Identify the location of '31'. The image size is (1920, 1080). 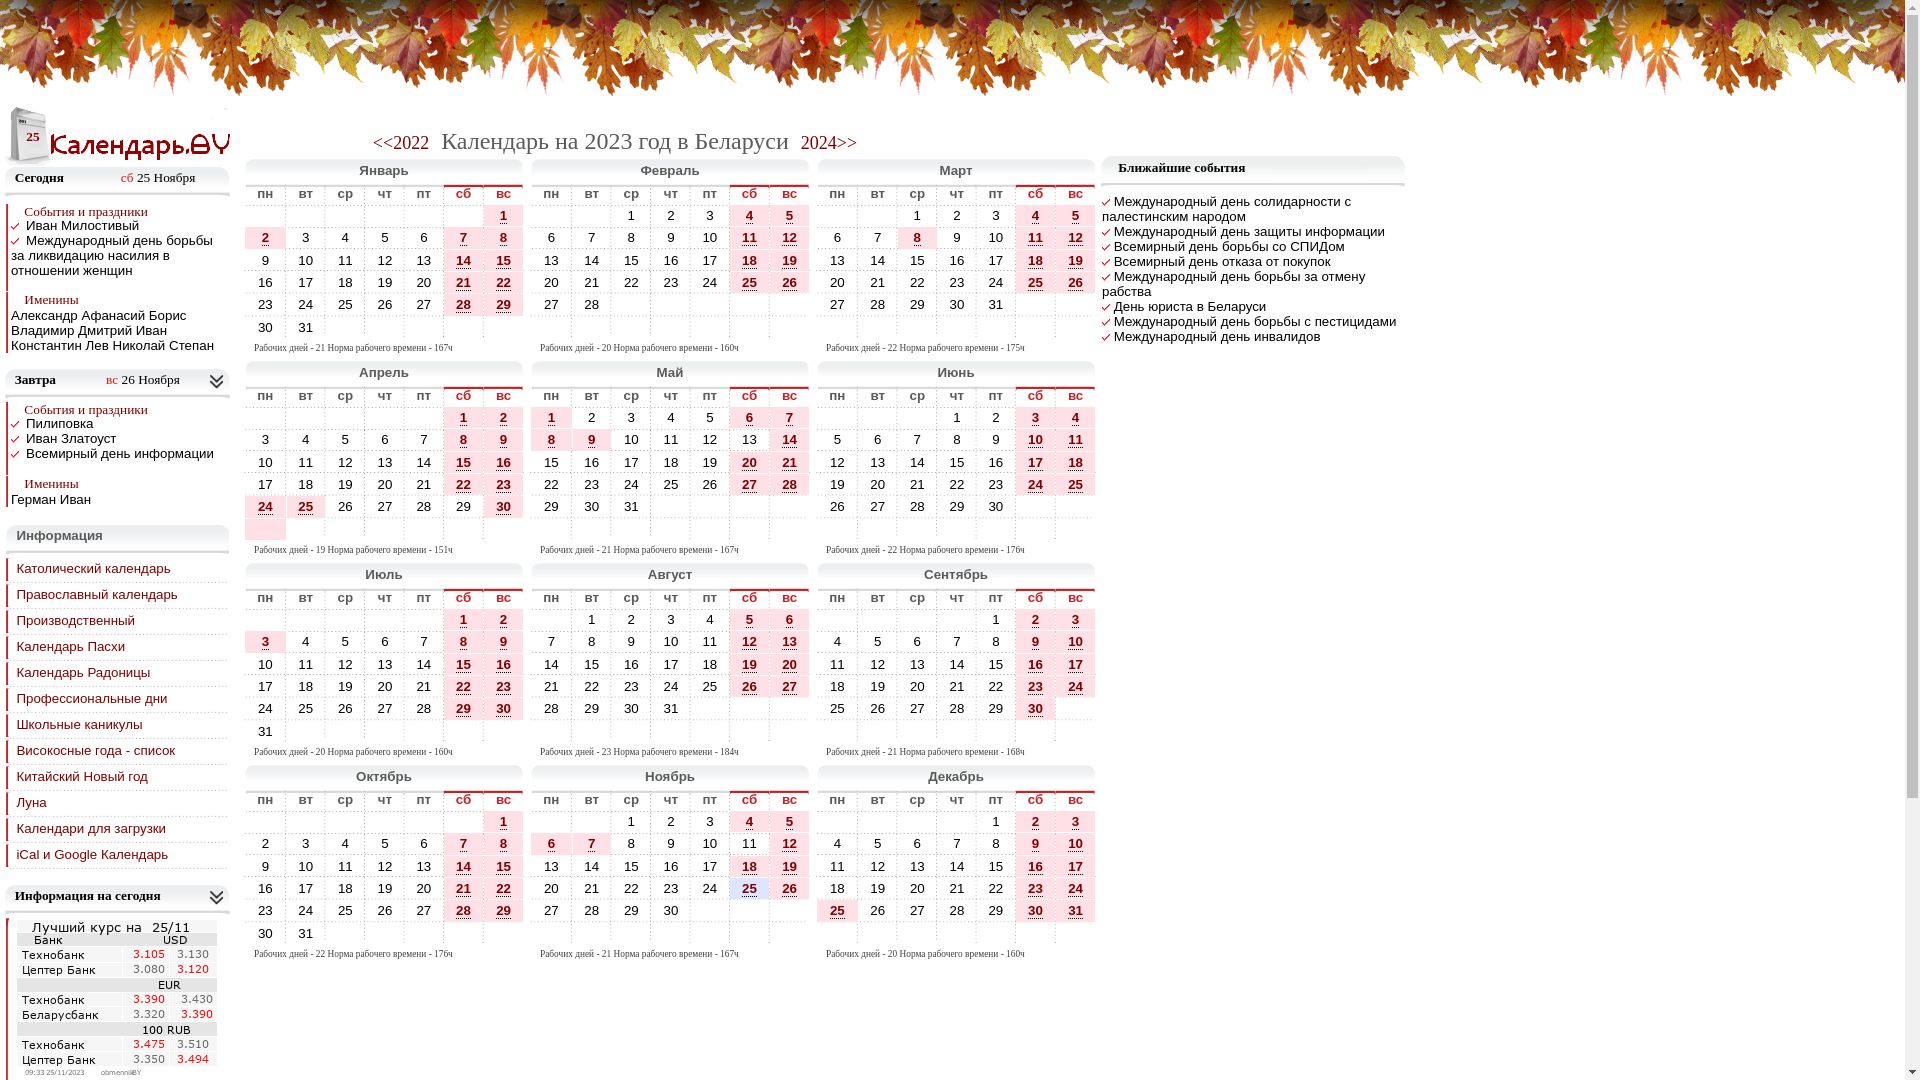
(305, 933).